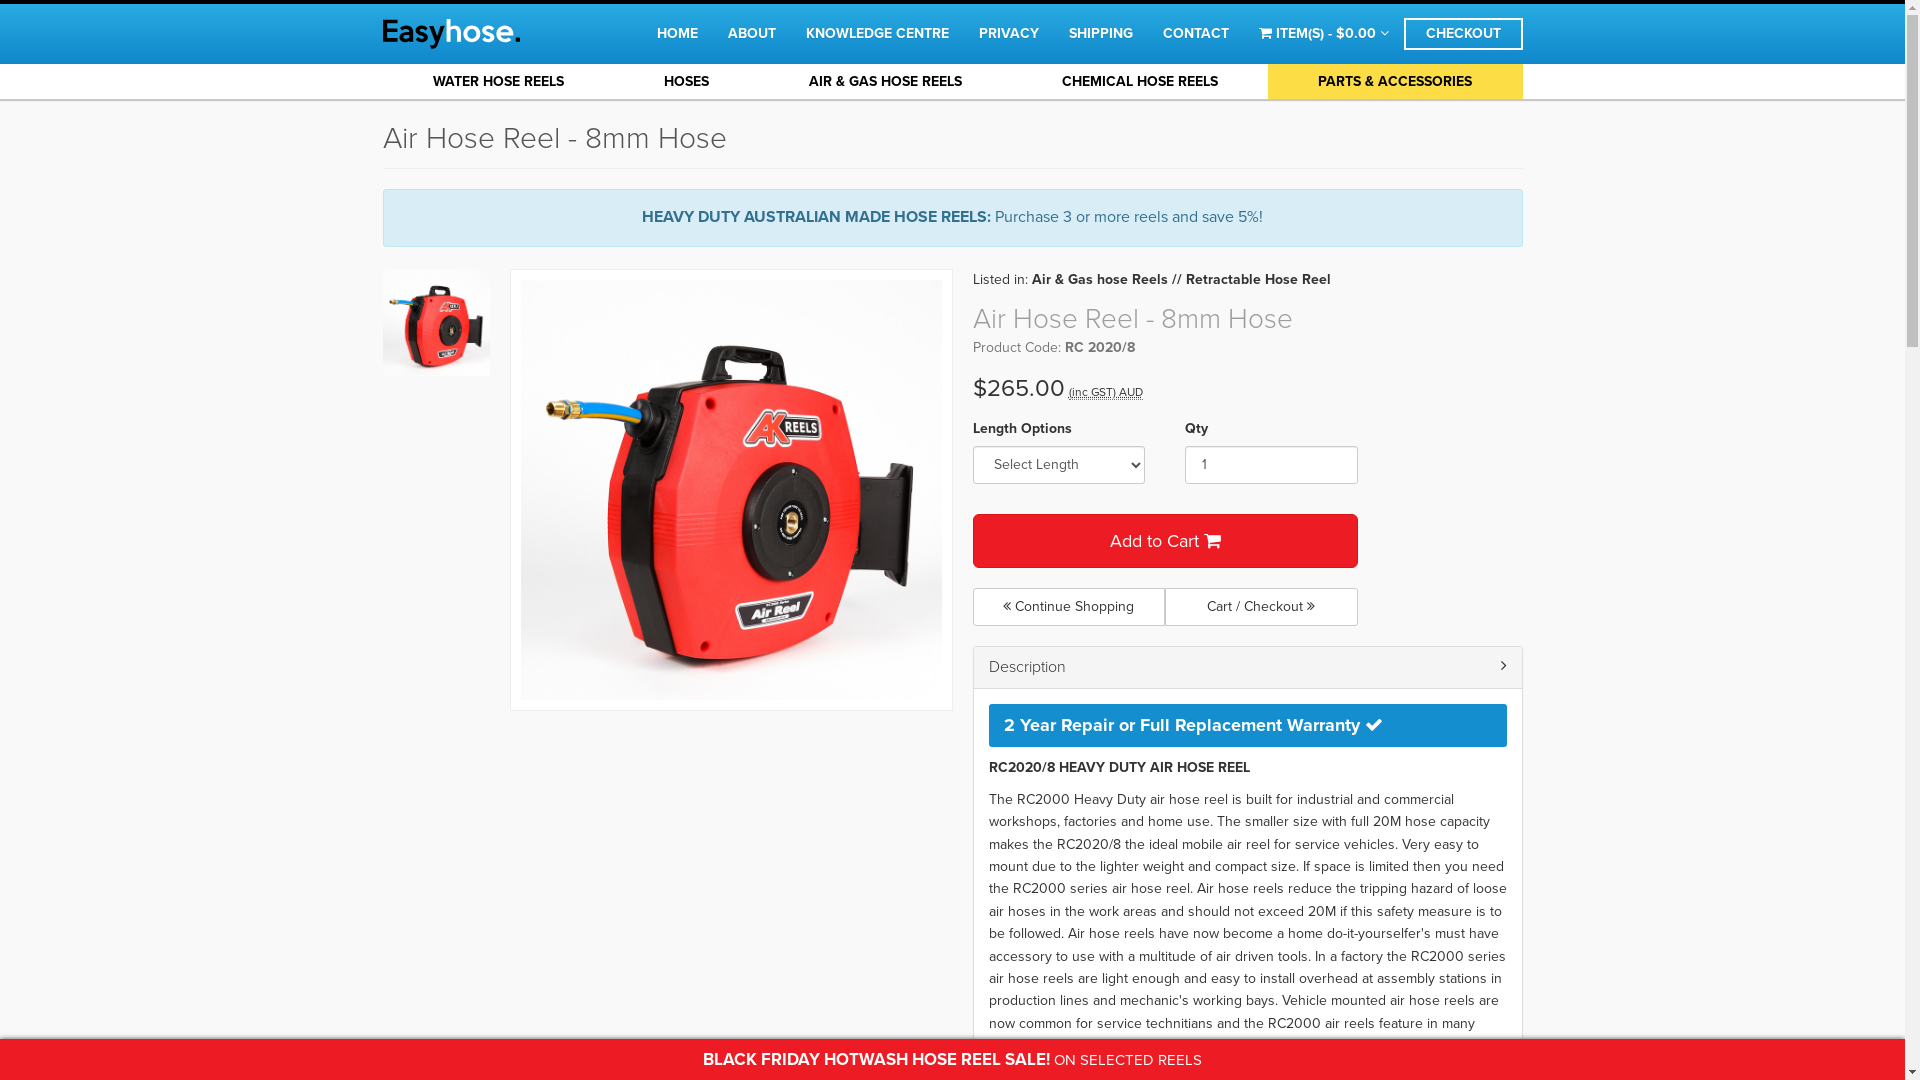 This screenshot has height=1080, width=1920. What do you see at coordinates (1140, 80) in the screenshot?
I see `'CHEMICAL HOSE REELS'` at bounding box center [1140, 80].